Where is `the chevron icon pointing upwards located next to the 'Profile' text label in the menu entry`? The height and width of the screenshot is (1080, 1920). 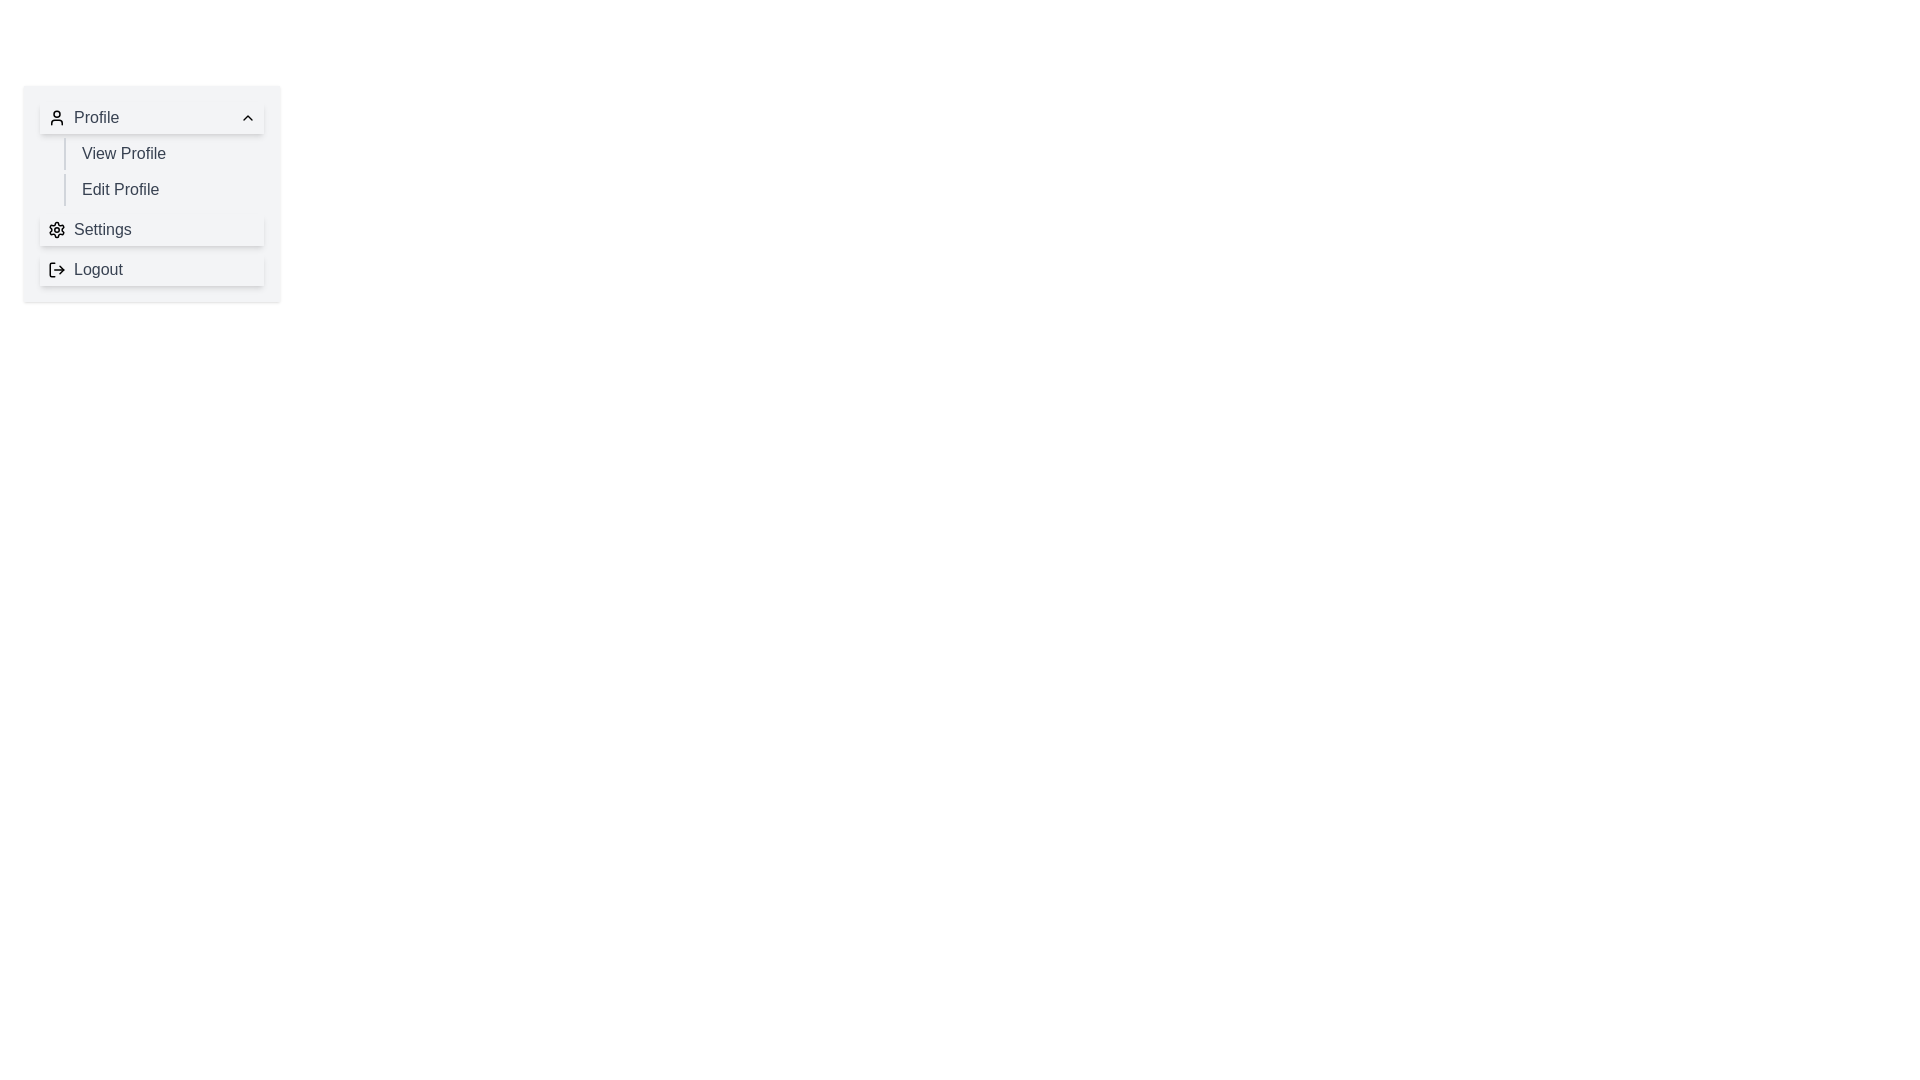
the chevron icon pointing upwards located next to the 'Profile' text label in the menu entry is located at coordinates (247, 118).